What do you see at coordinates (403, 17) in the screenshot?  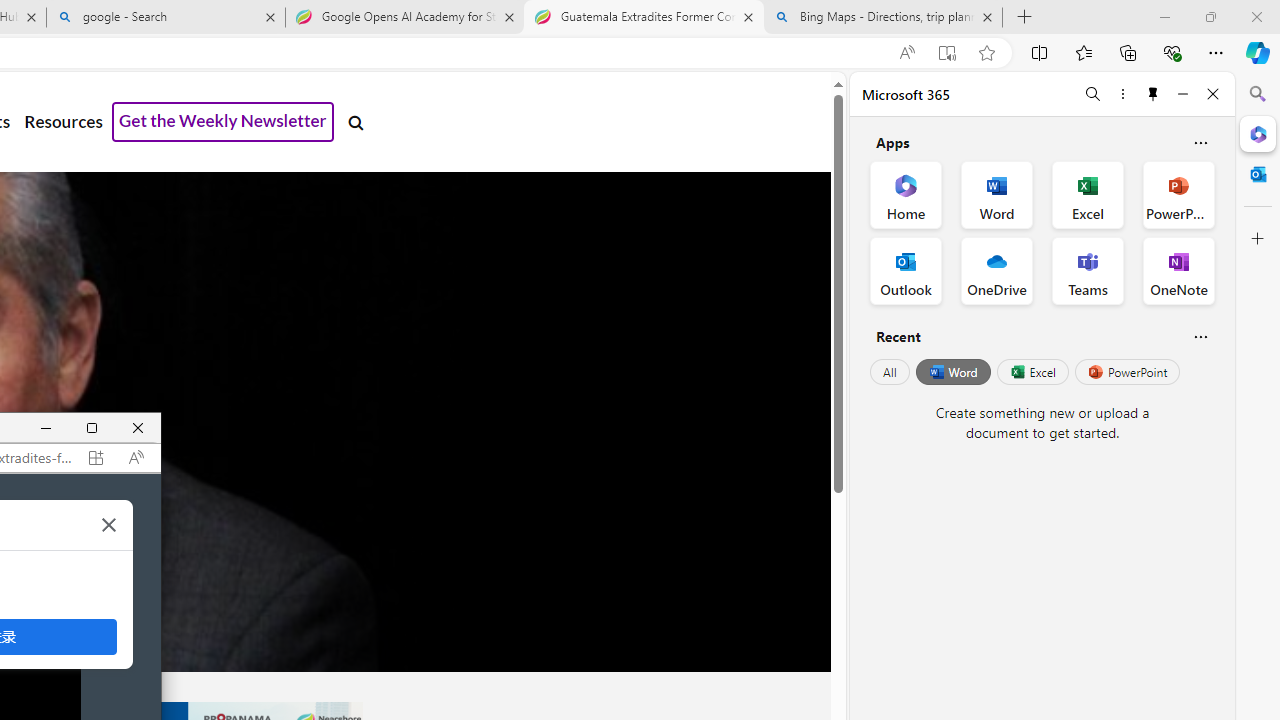 I see `'Google Opens AI Academy for Startups - Nearshore Americas'` at bounding box center [403, 17].